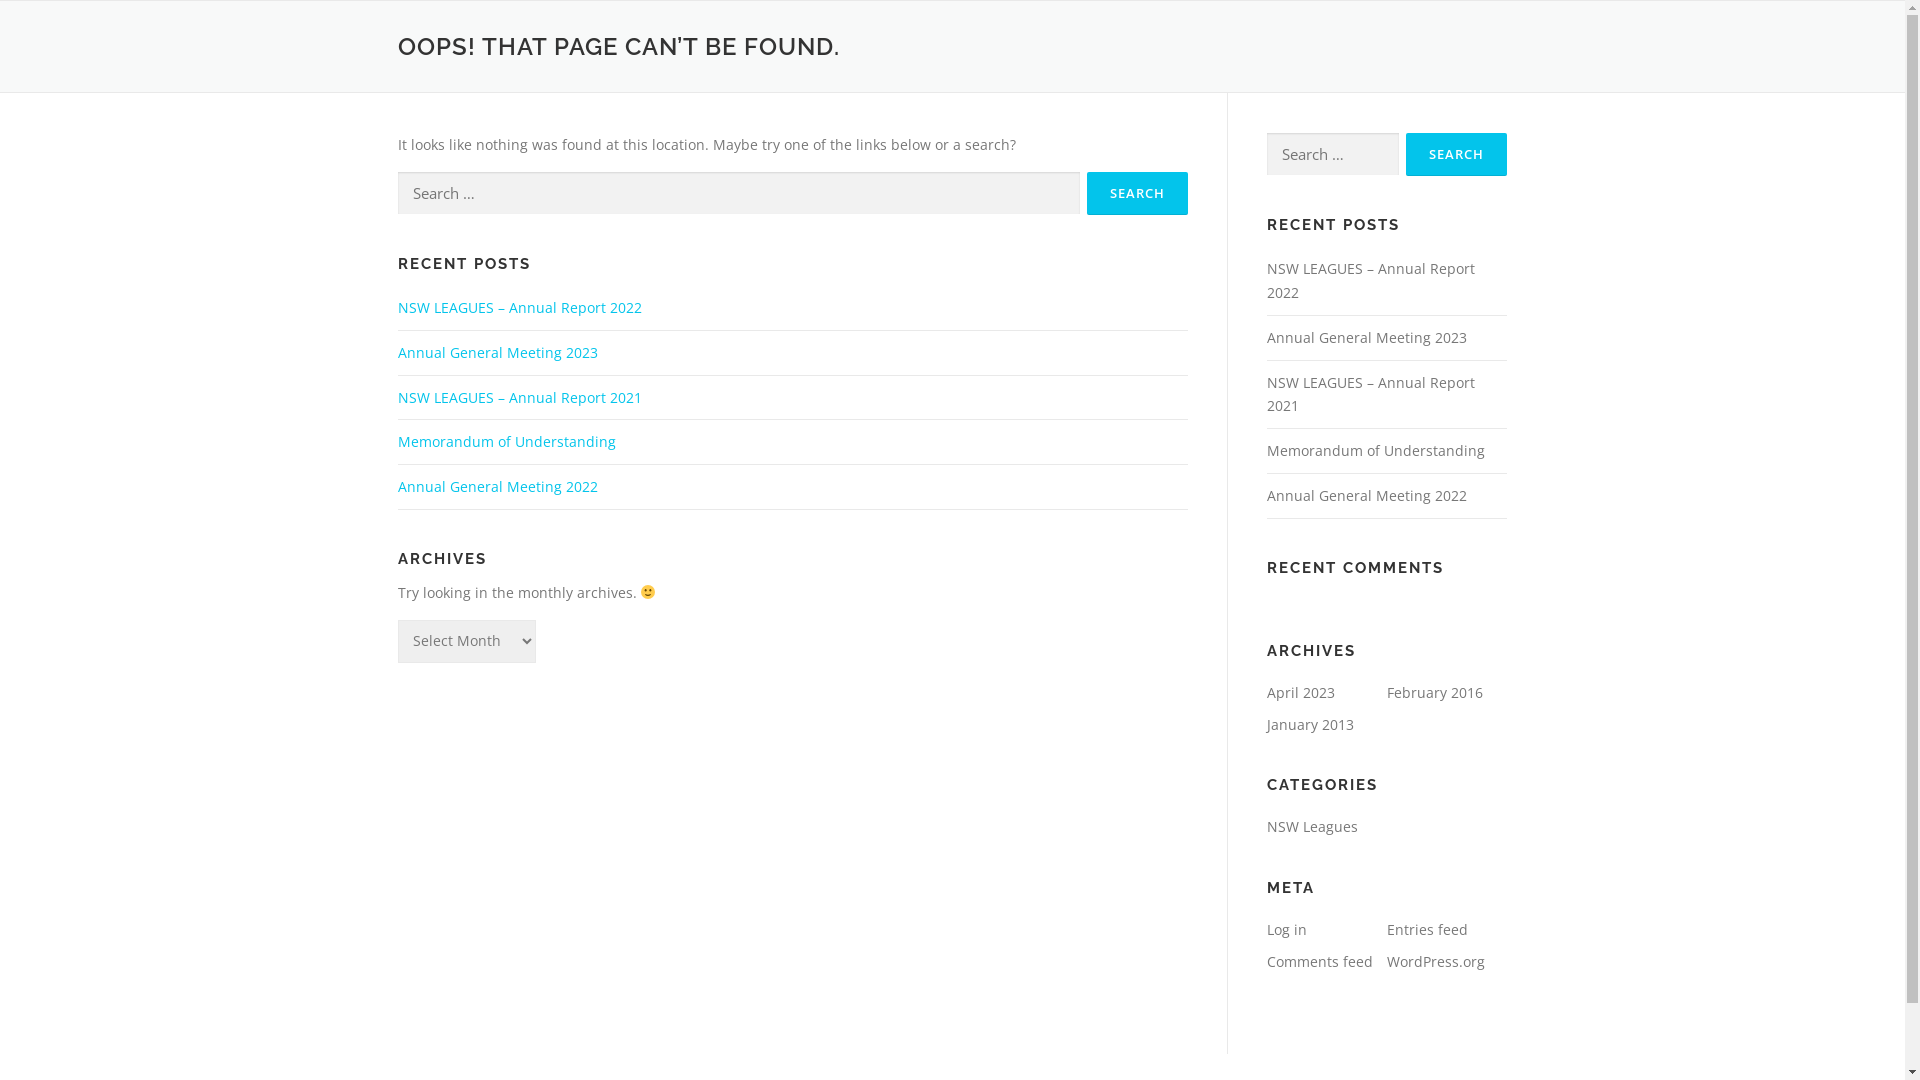 The width and height of the screenshot is (1920, 1080). Describe the element at coordinates (507, 440) in the screenshot. I see `'Memorandum of Understanding'` at that location.